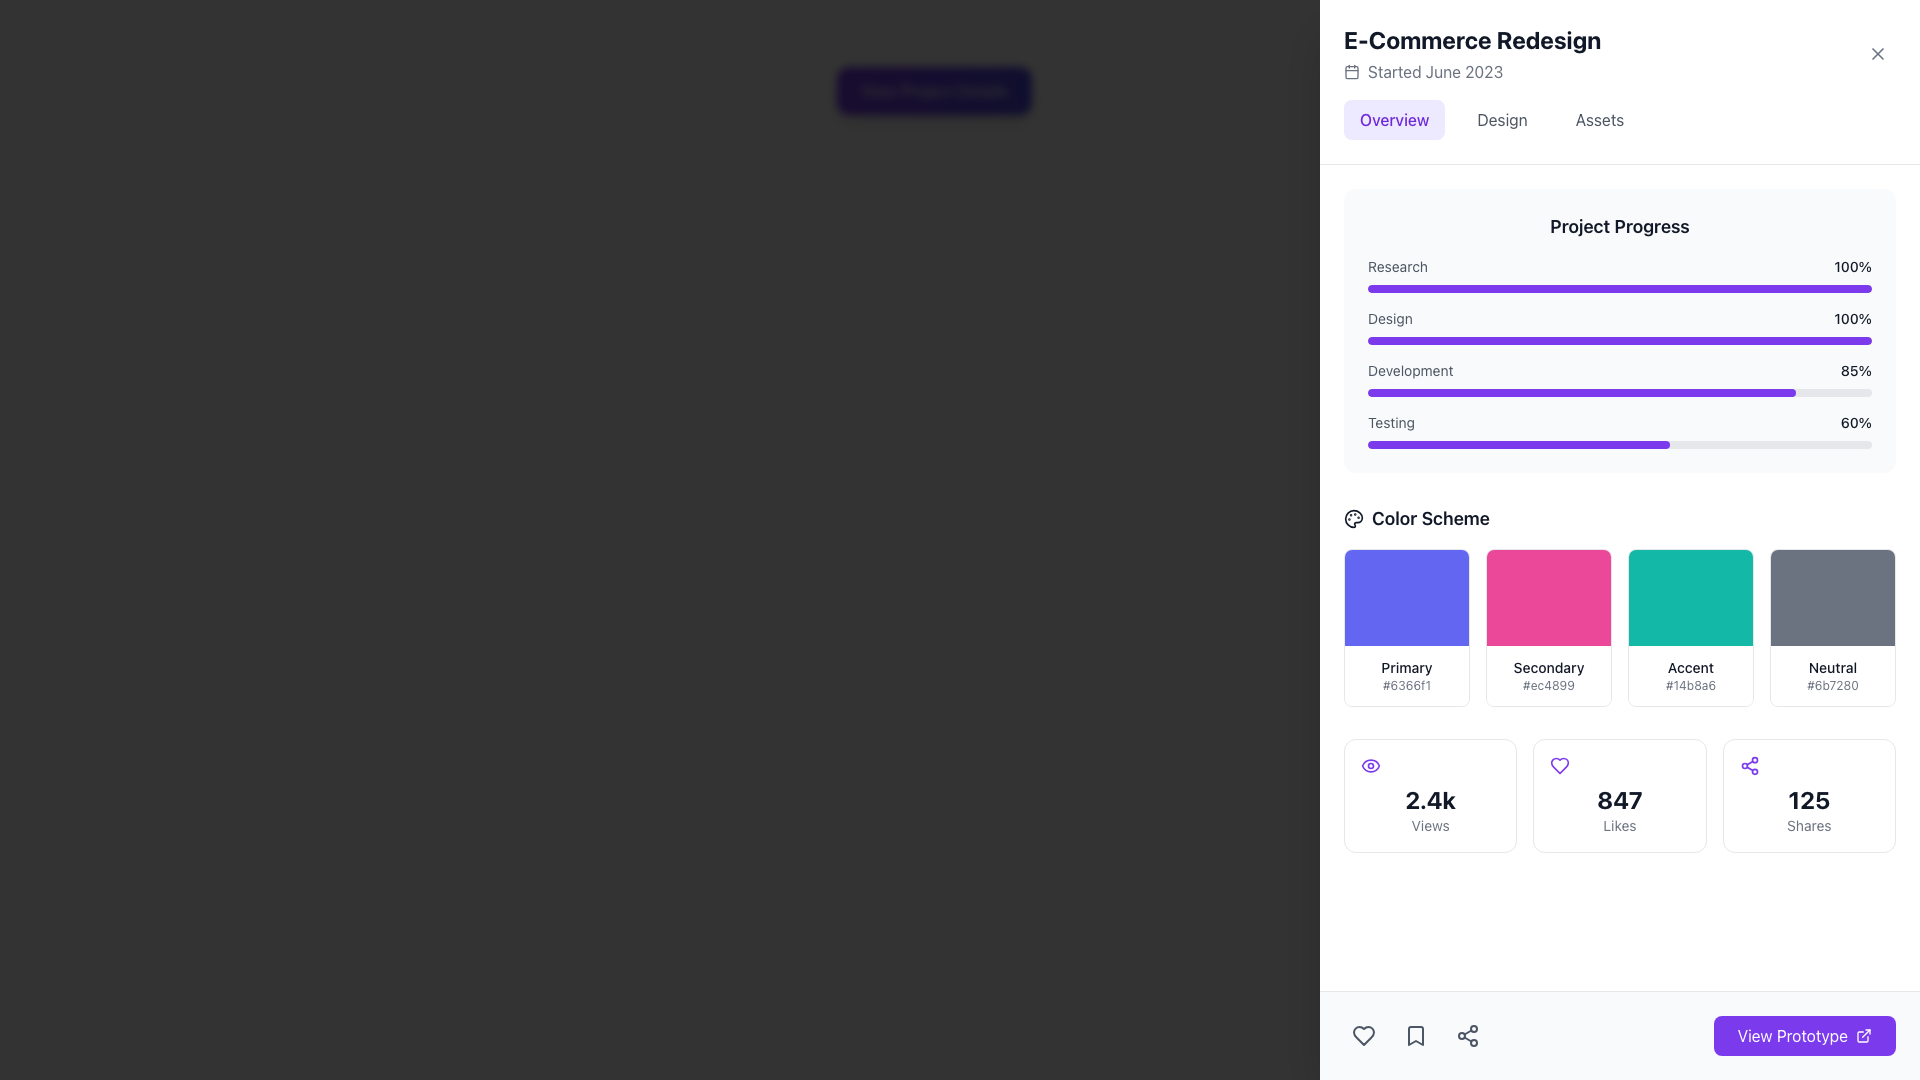 This screenshot has height=1080, width=1920. Describe the element at coordinates (1809, 798) in the screenshot. I see `number displayed in the Text Display located at the bottom right of the interface, above the label 'Shares', which visually represents engagement with the content` at that location.